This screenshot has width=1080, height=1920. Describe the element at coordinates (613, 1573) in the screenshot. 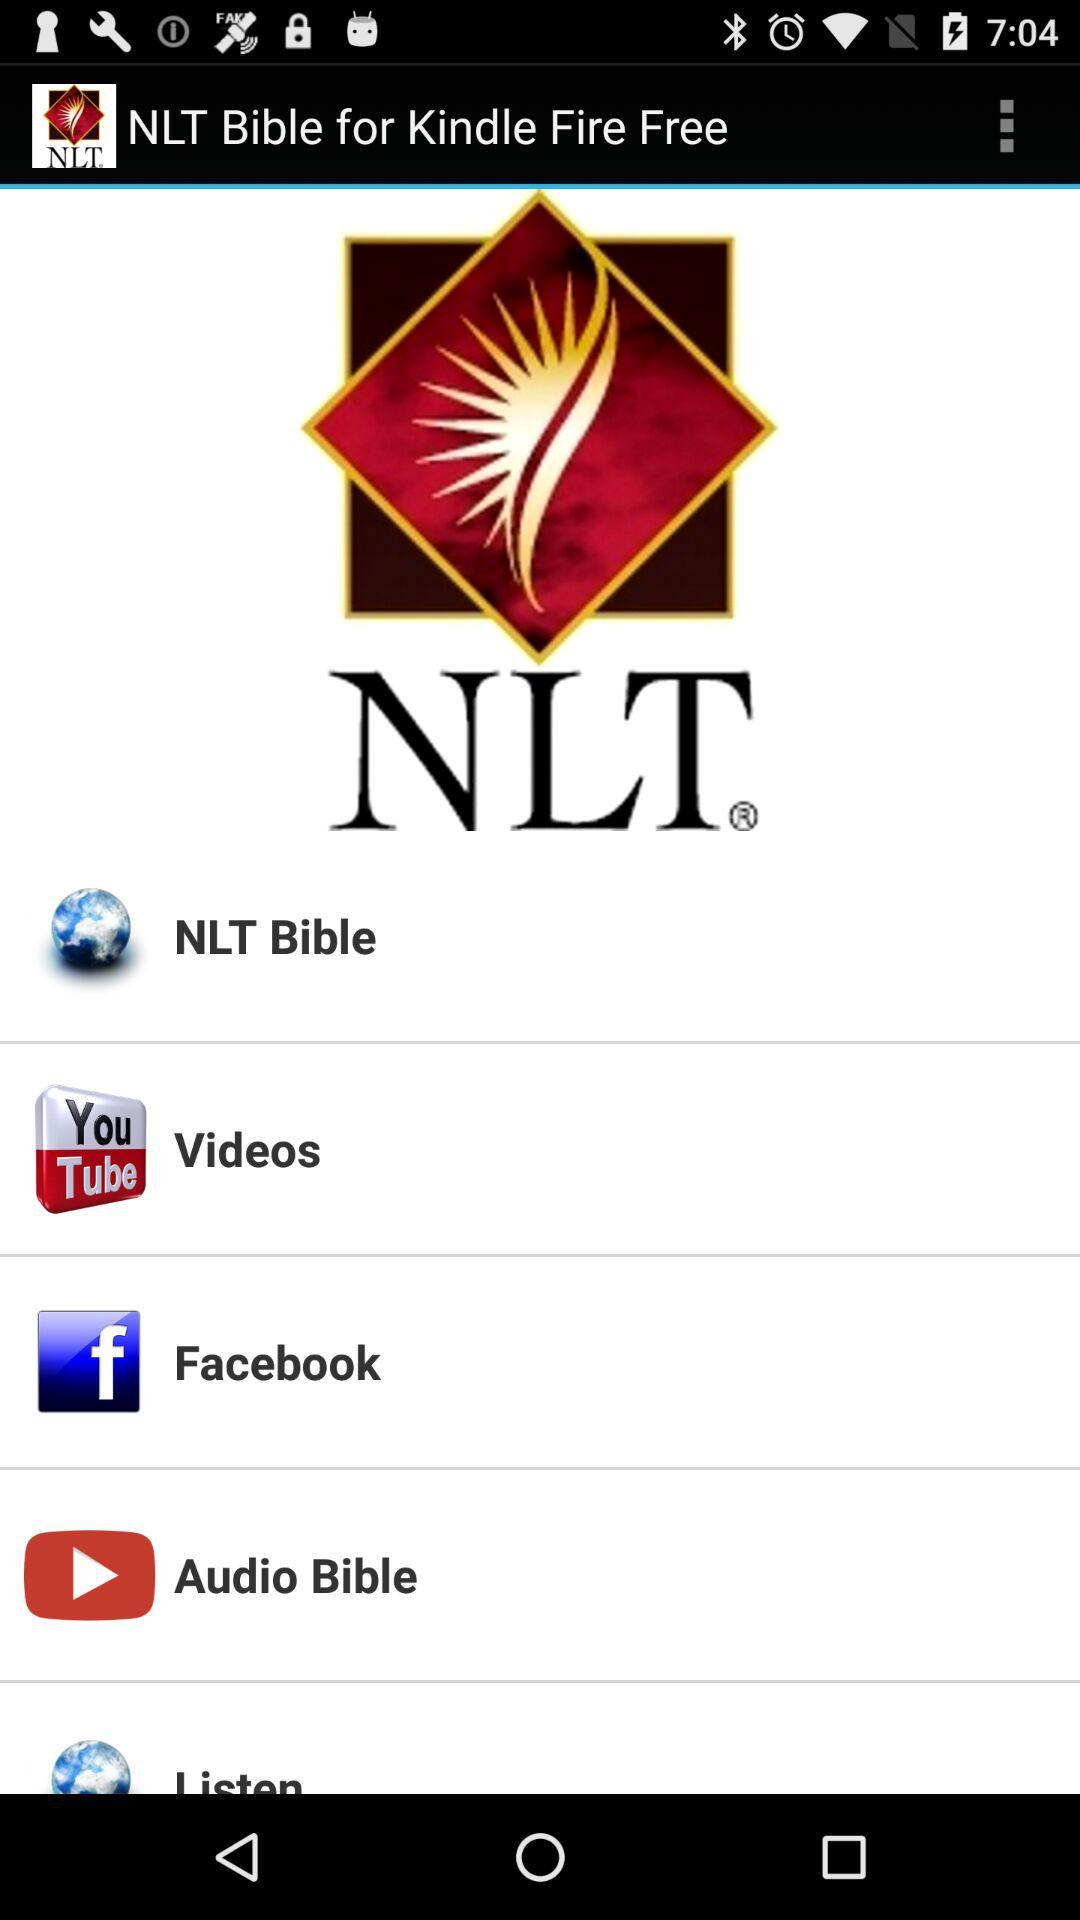

I see `app above listen app` at that location.